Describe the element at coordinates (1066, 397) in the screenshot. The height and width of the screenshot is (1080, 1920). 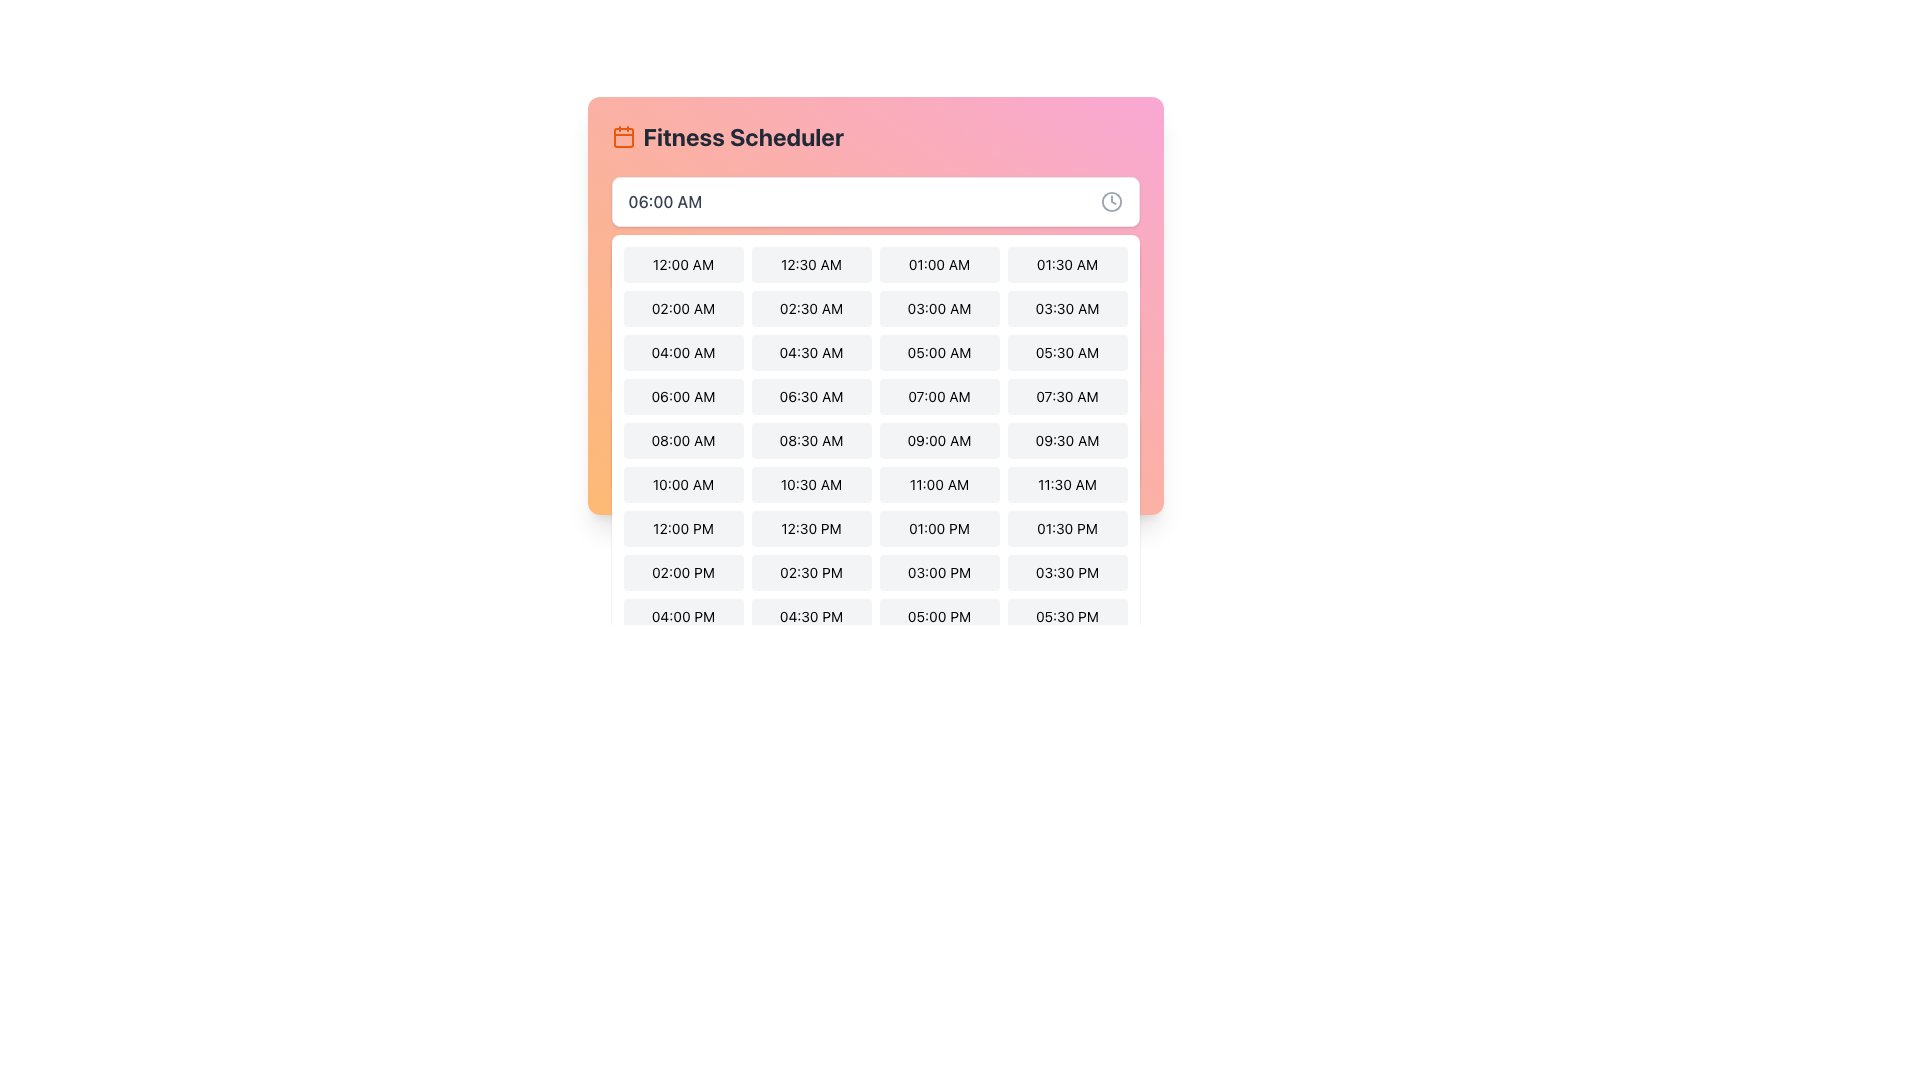
I see `the rectangular button with a light gray background displaying '07:30 AM'` at that location.